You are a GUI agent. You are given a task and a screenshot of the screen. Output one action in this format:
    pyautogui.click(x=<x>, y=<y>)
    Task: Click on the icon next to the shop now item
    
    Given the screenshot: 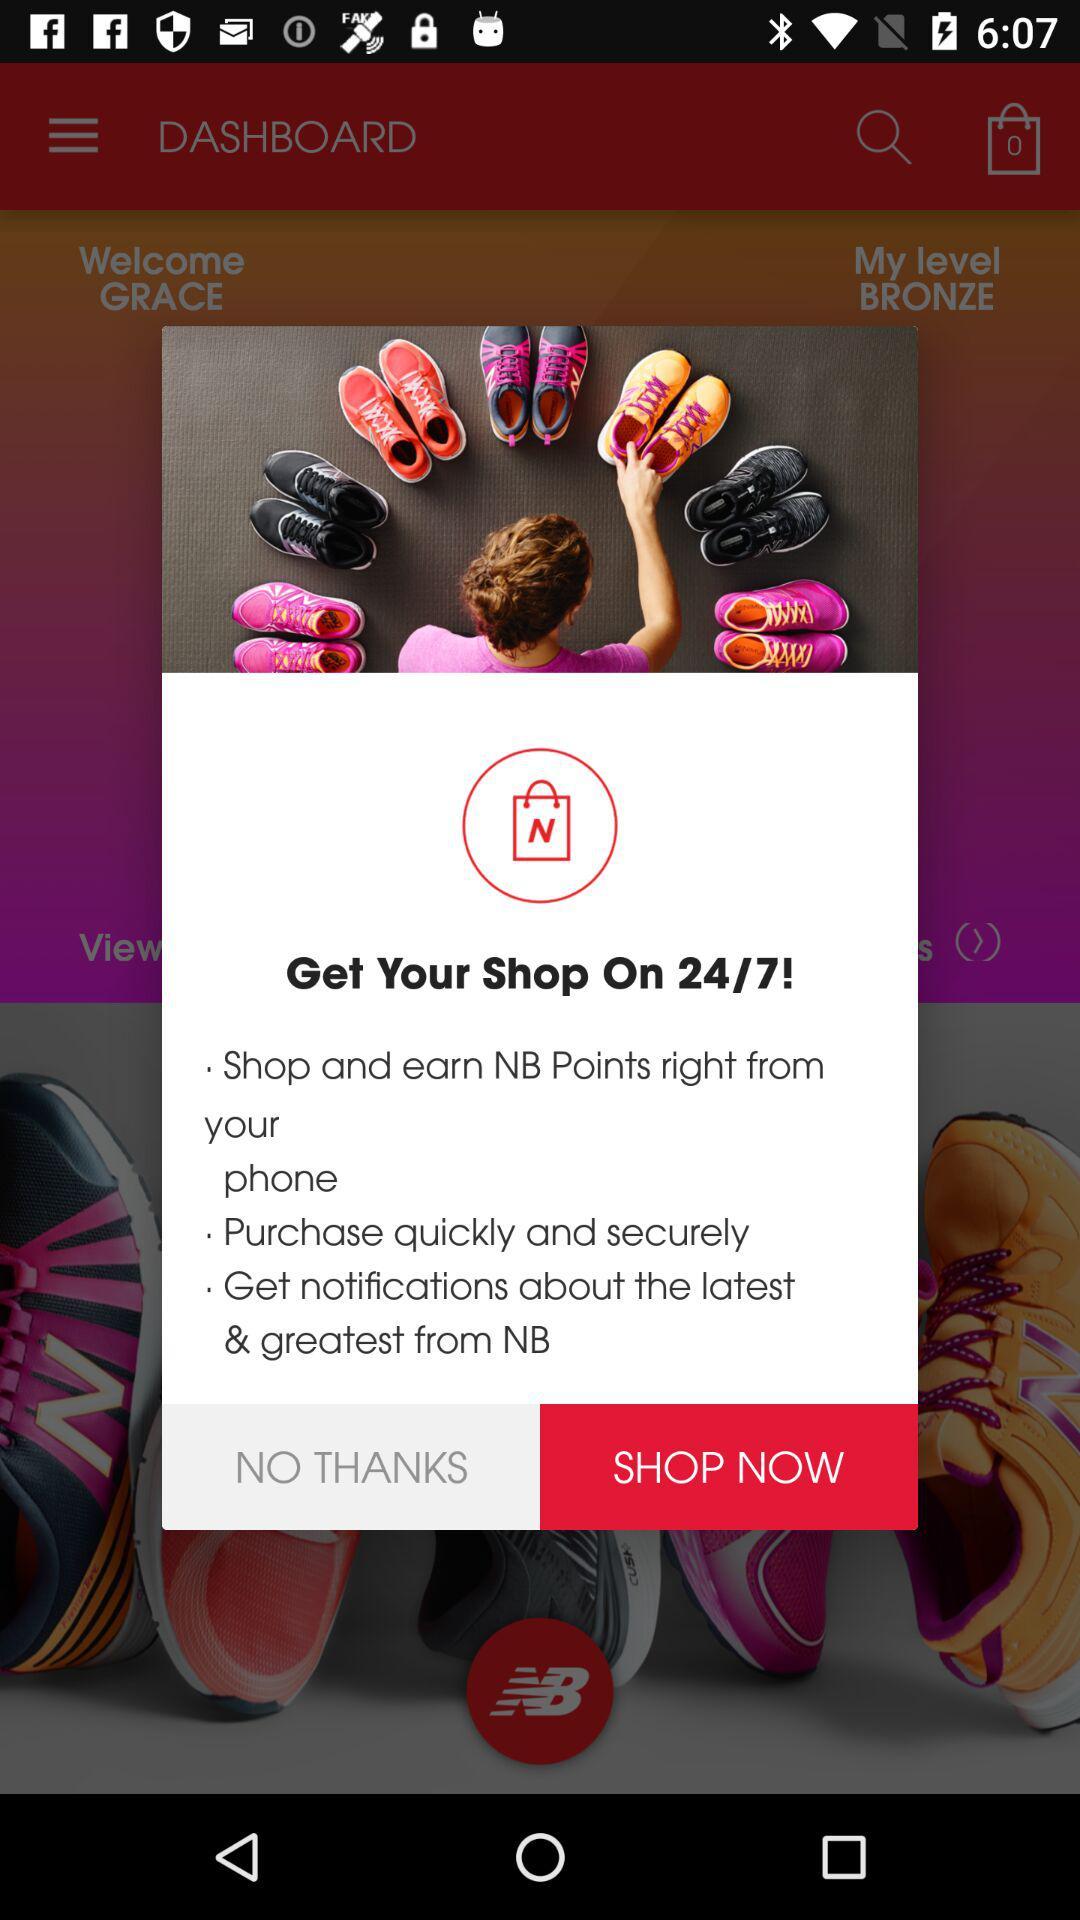 What is the action you would take?
    pyautogui.click(x=350, y=1467)
    